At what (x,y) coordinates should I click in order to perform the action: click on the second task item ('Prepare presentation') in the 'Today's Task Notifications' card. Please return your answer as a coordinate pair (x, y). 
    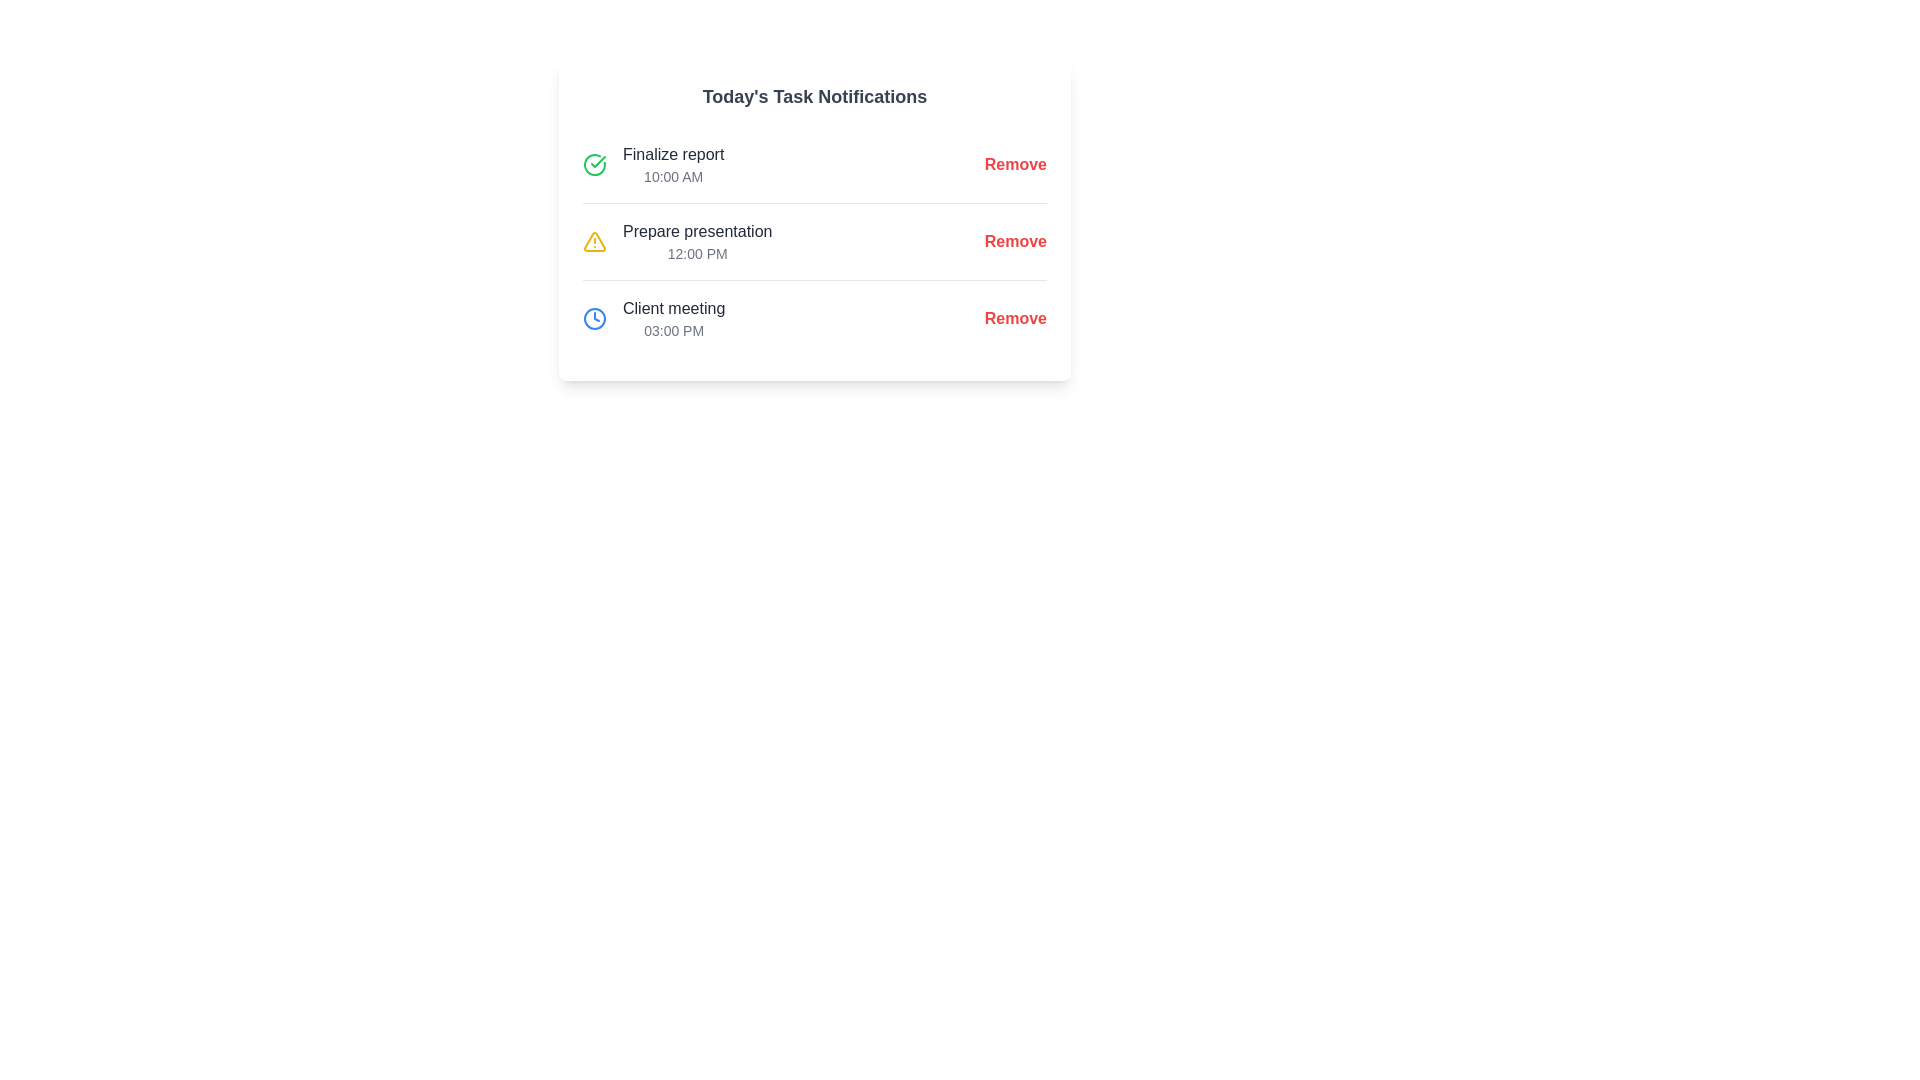
    Looking at the image, I should click on (815, 219).